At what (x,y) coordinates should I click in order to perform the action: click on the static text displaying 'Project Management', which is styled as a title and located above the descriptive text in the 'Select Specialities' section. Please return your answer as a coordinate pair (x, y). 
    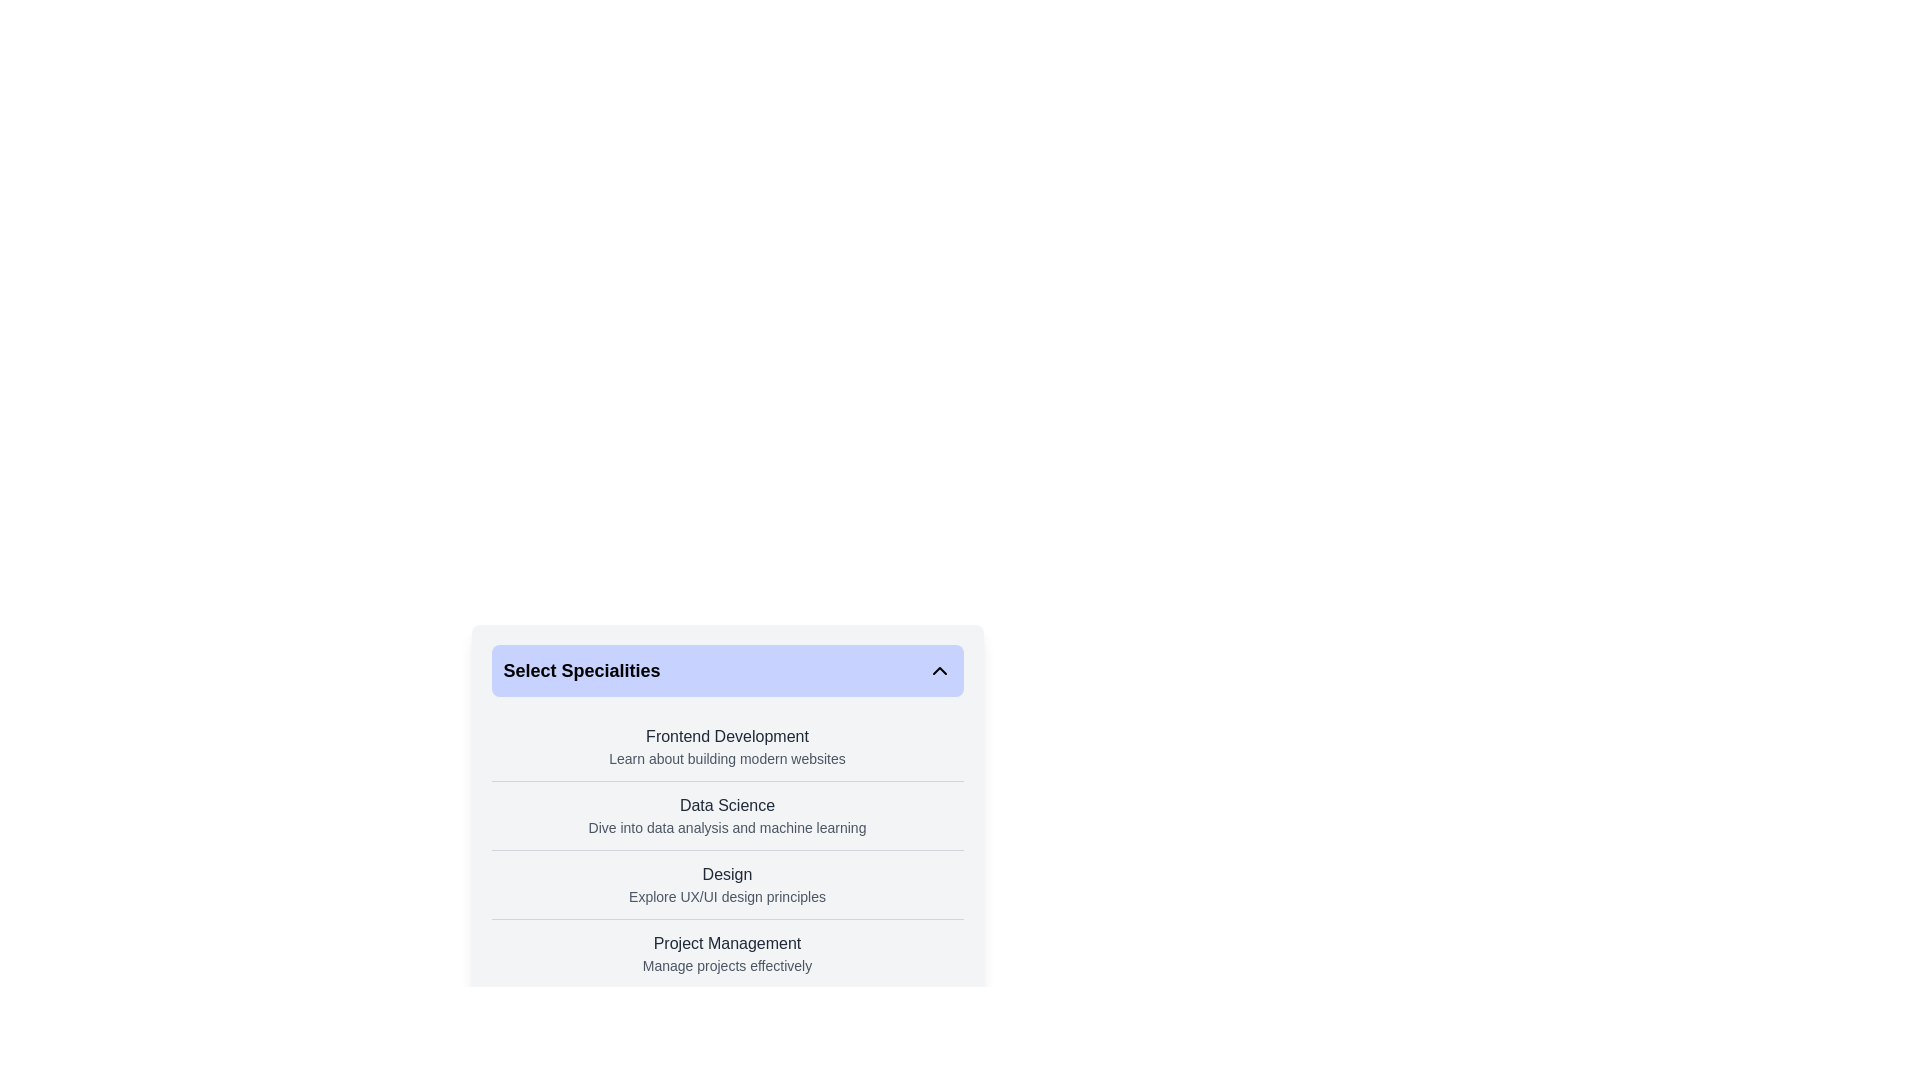
    Looking at the image, I should click on (726, 944).